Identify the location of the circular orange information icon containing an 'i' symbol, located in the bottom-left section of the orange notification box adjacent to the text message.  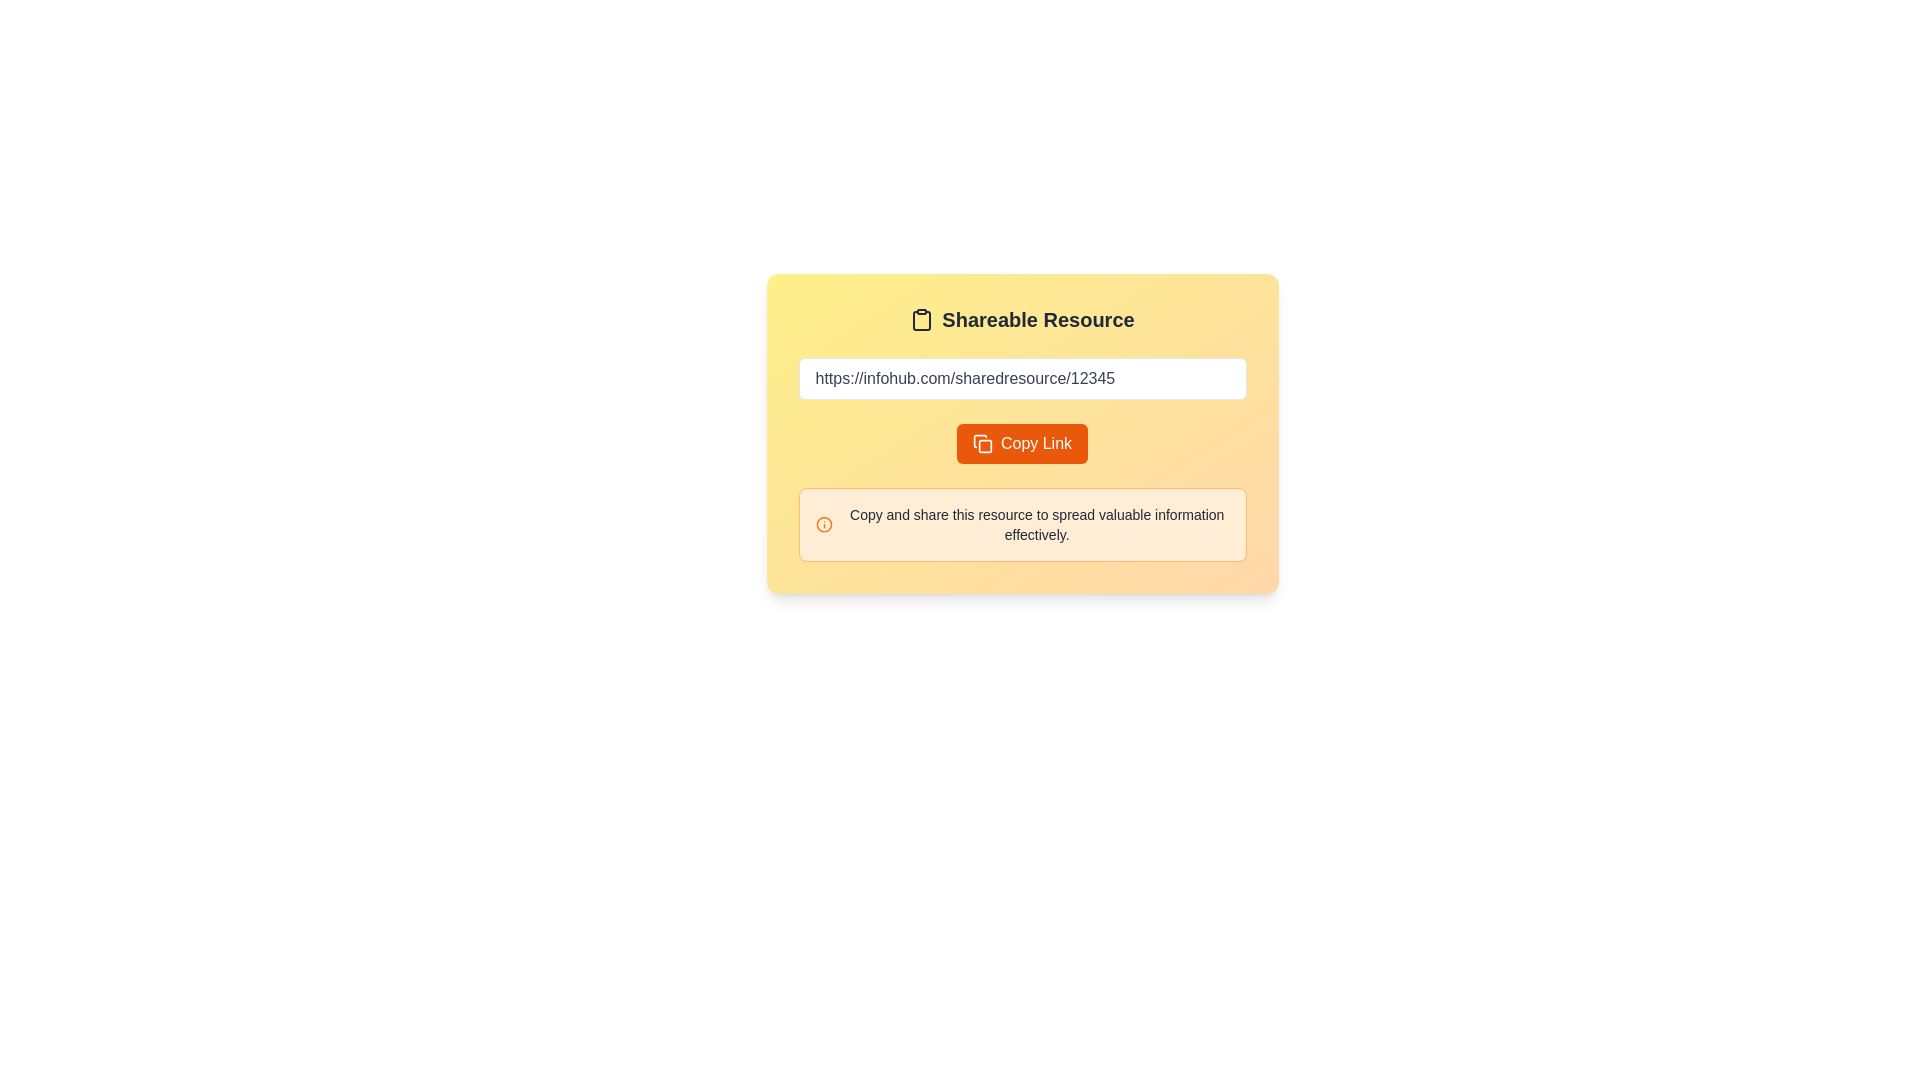
(824, 523).